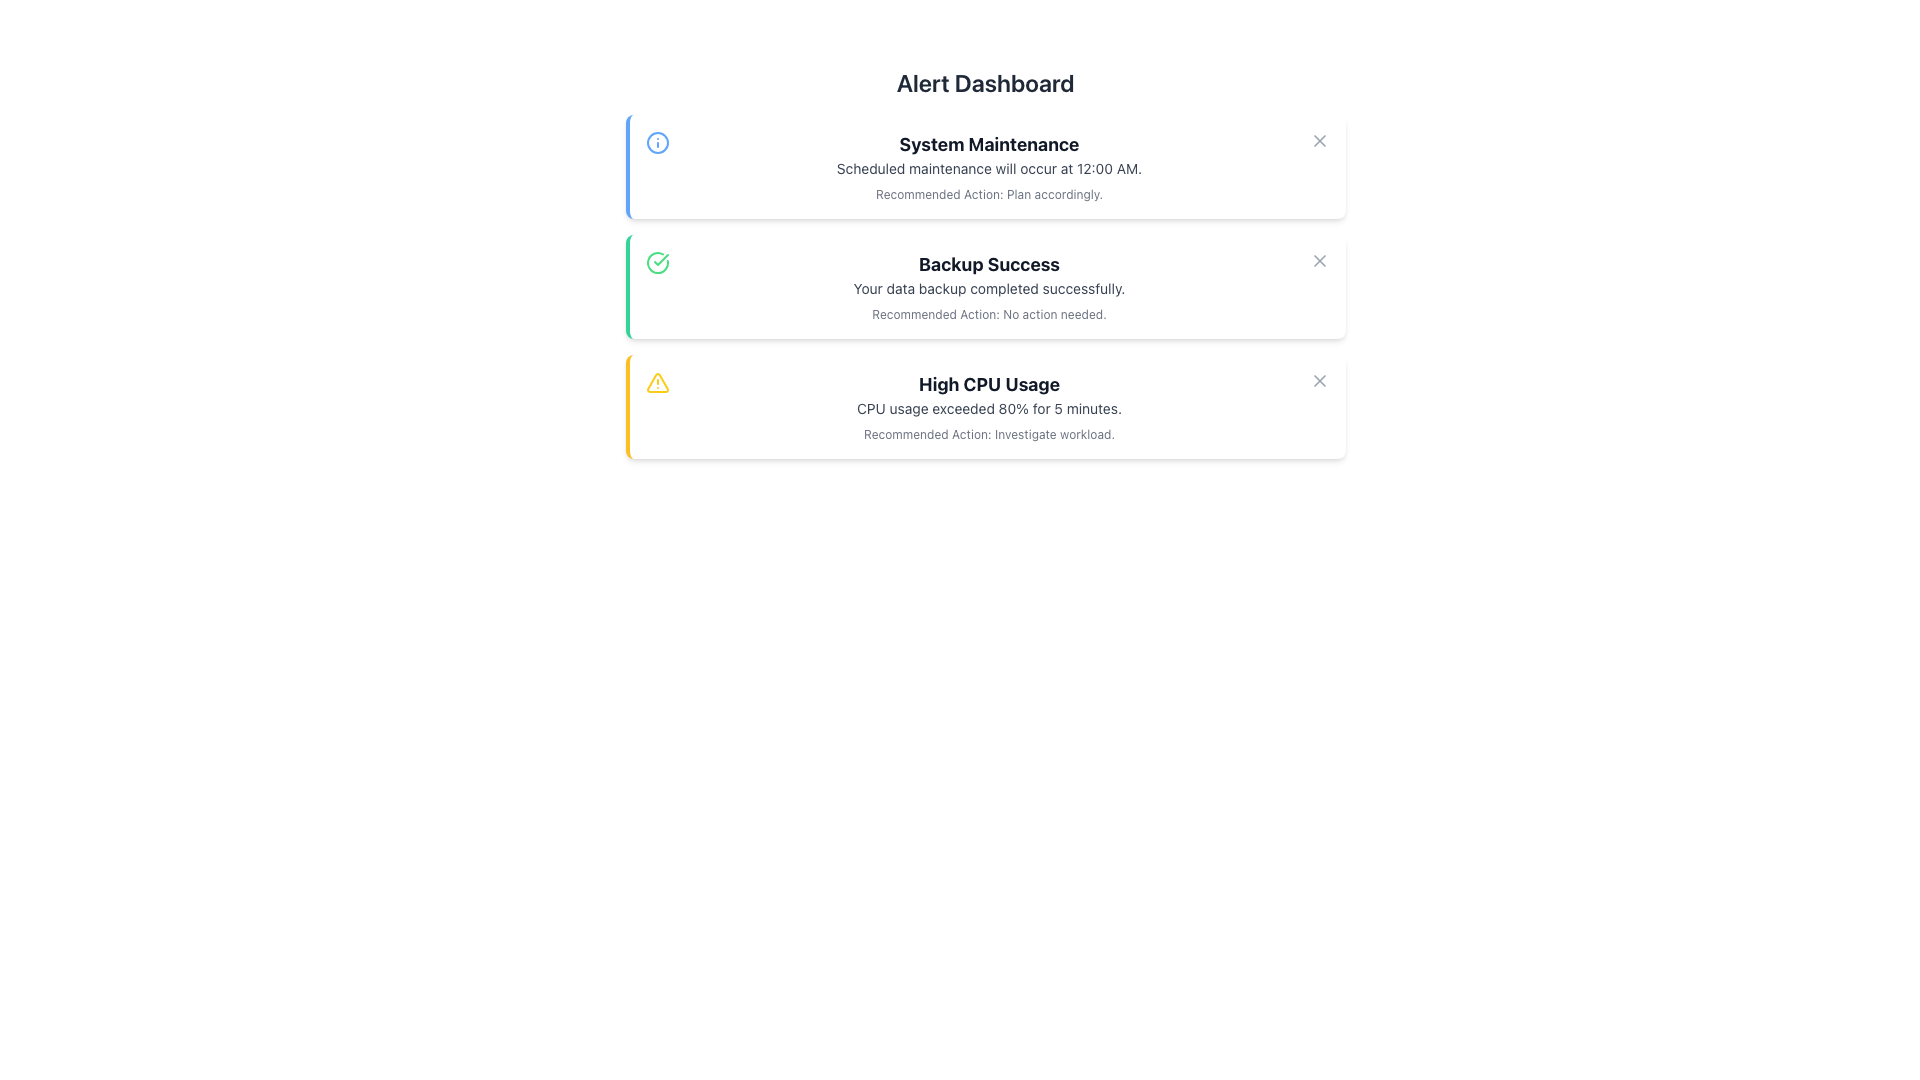  I want to click on the bold, large-sized dark gray text that reads 'System Maintenance', which is located at the top of the first alert card in a vertical stack of items, so click(989, 144).